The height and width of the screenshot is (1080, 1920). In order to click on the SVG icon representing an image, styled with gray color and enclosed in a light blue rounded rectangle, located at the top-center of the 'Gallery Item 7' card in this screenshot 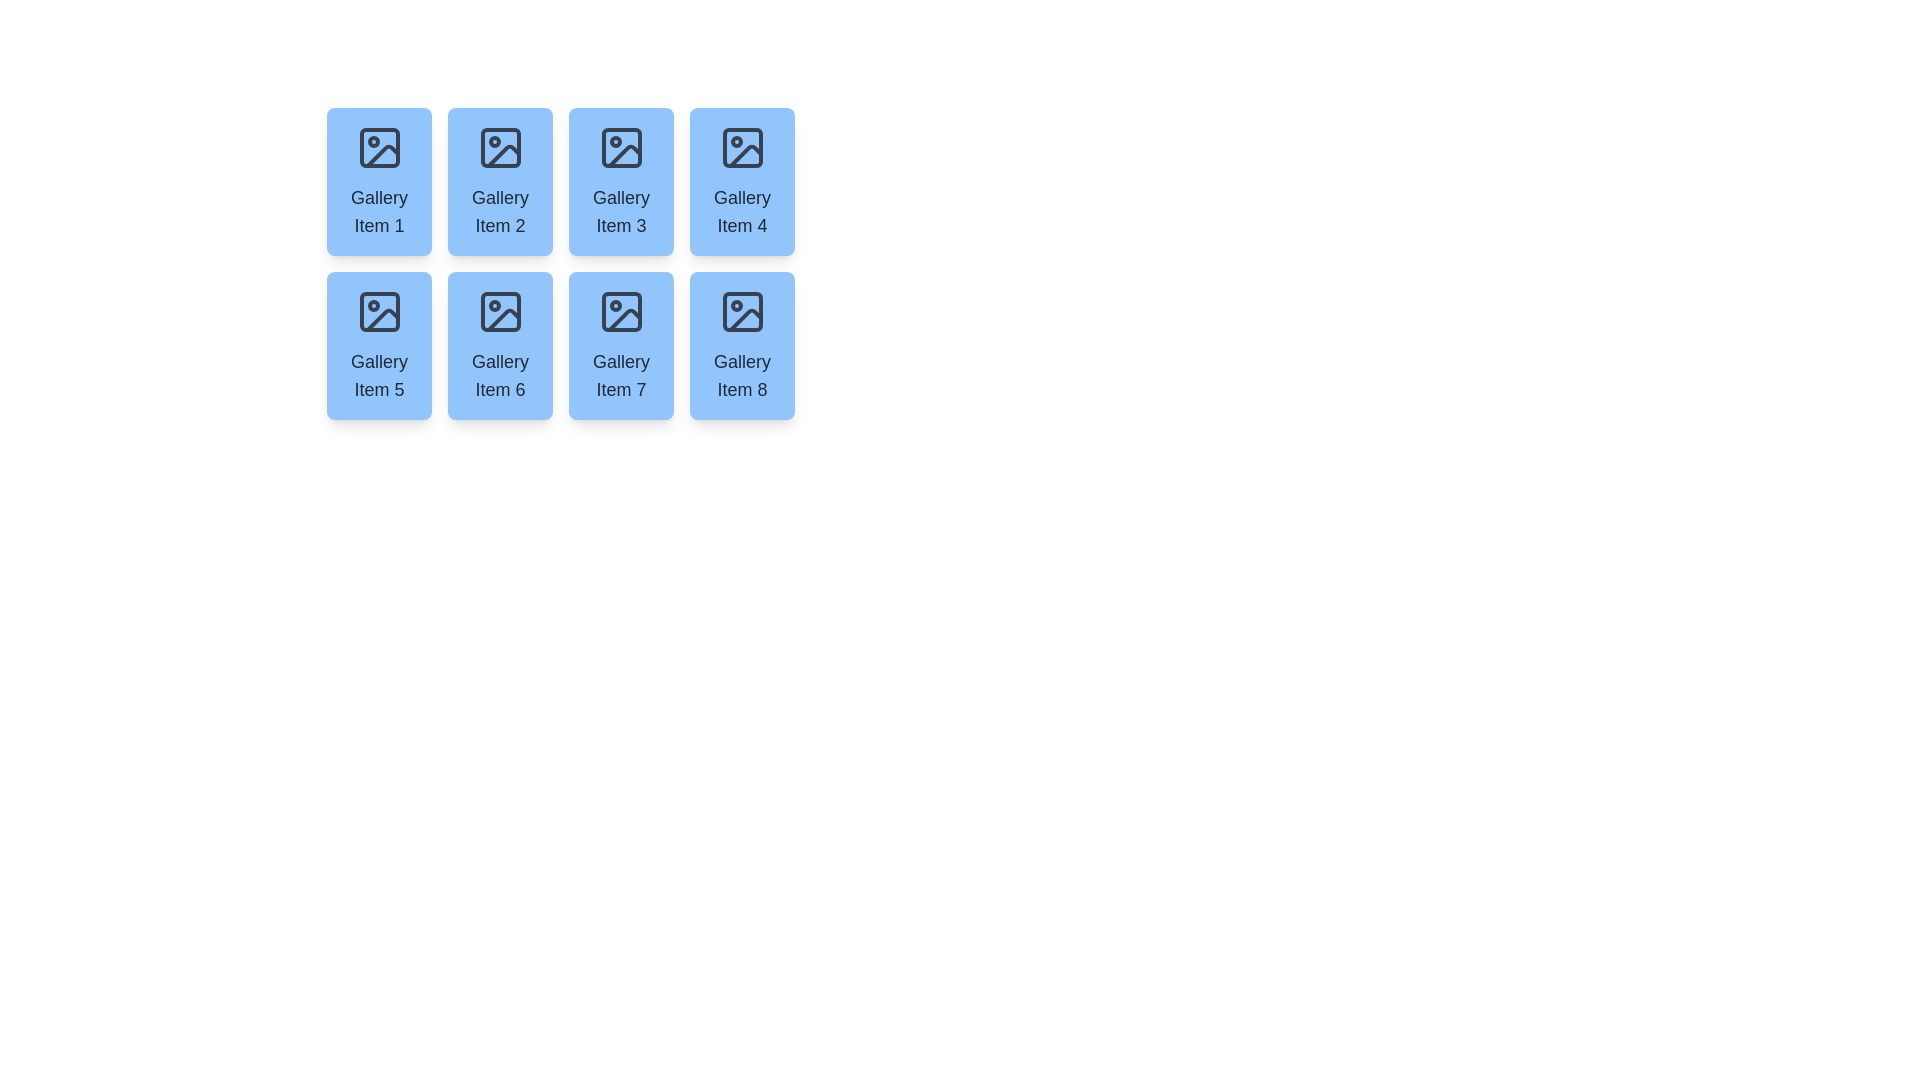, I will do `click(620, 312)`.